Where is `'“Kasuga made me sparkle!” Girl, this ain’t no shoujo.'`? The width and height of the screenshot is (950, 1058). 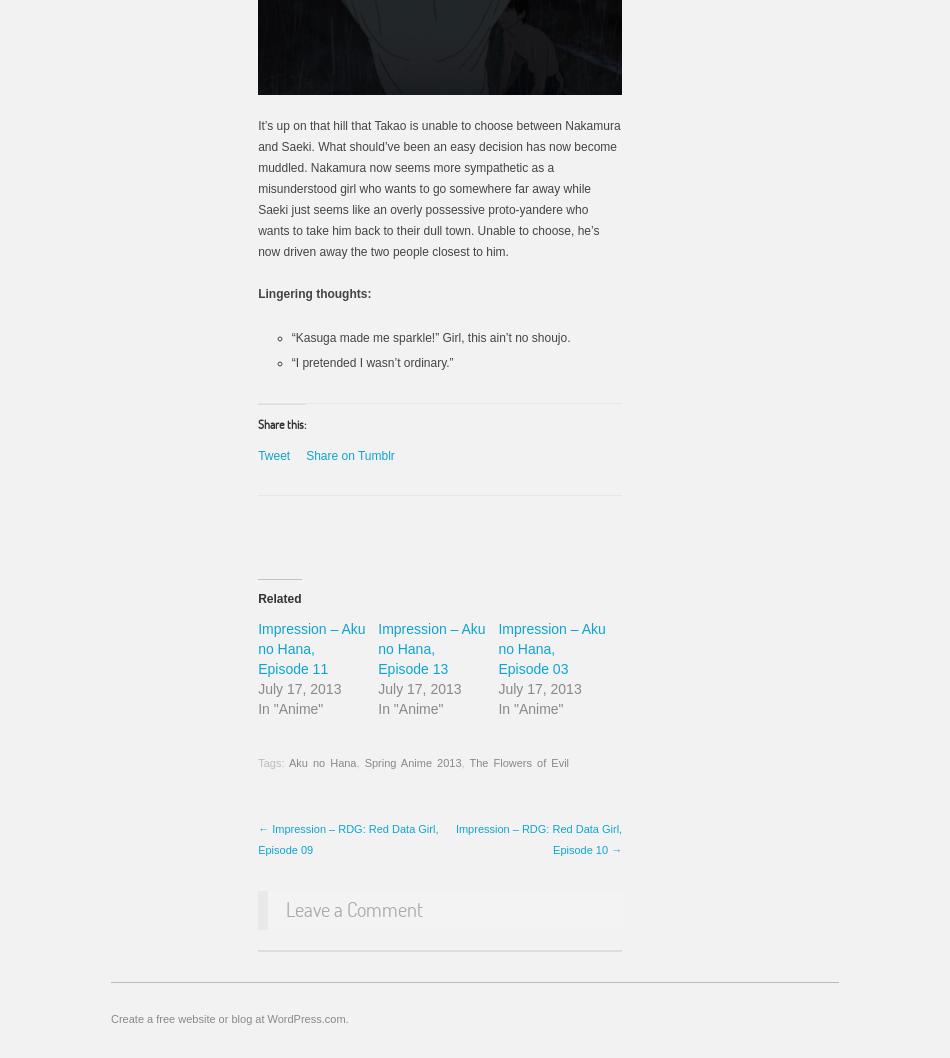
'“Kasuga made me sparkle!” Girl, this ain’t no shoujo.' is located at coordinates (429, 337).